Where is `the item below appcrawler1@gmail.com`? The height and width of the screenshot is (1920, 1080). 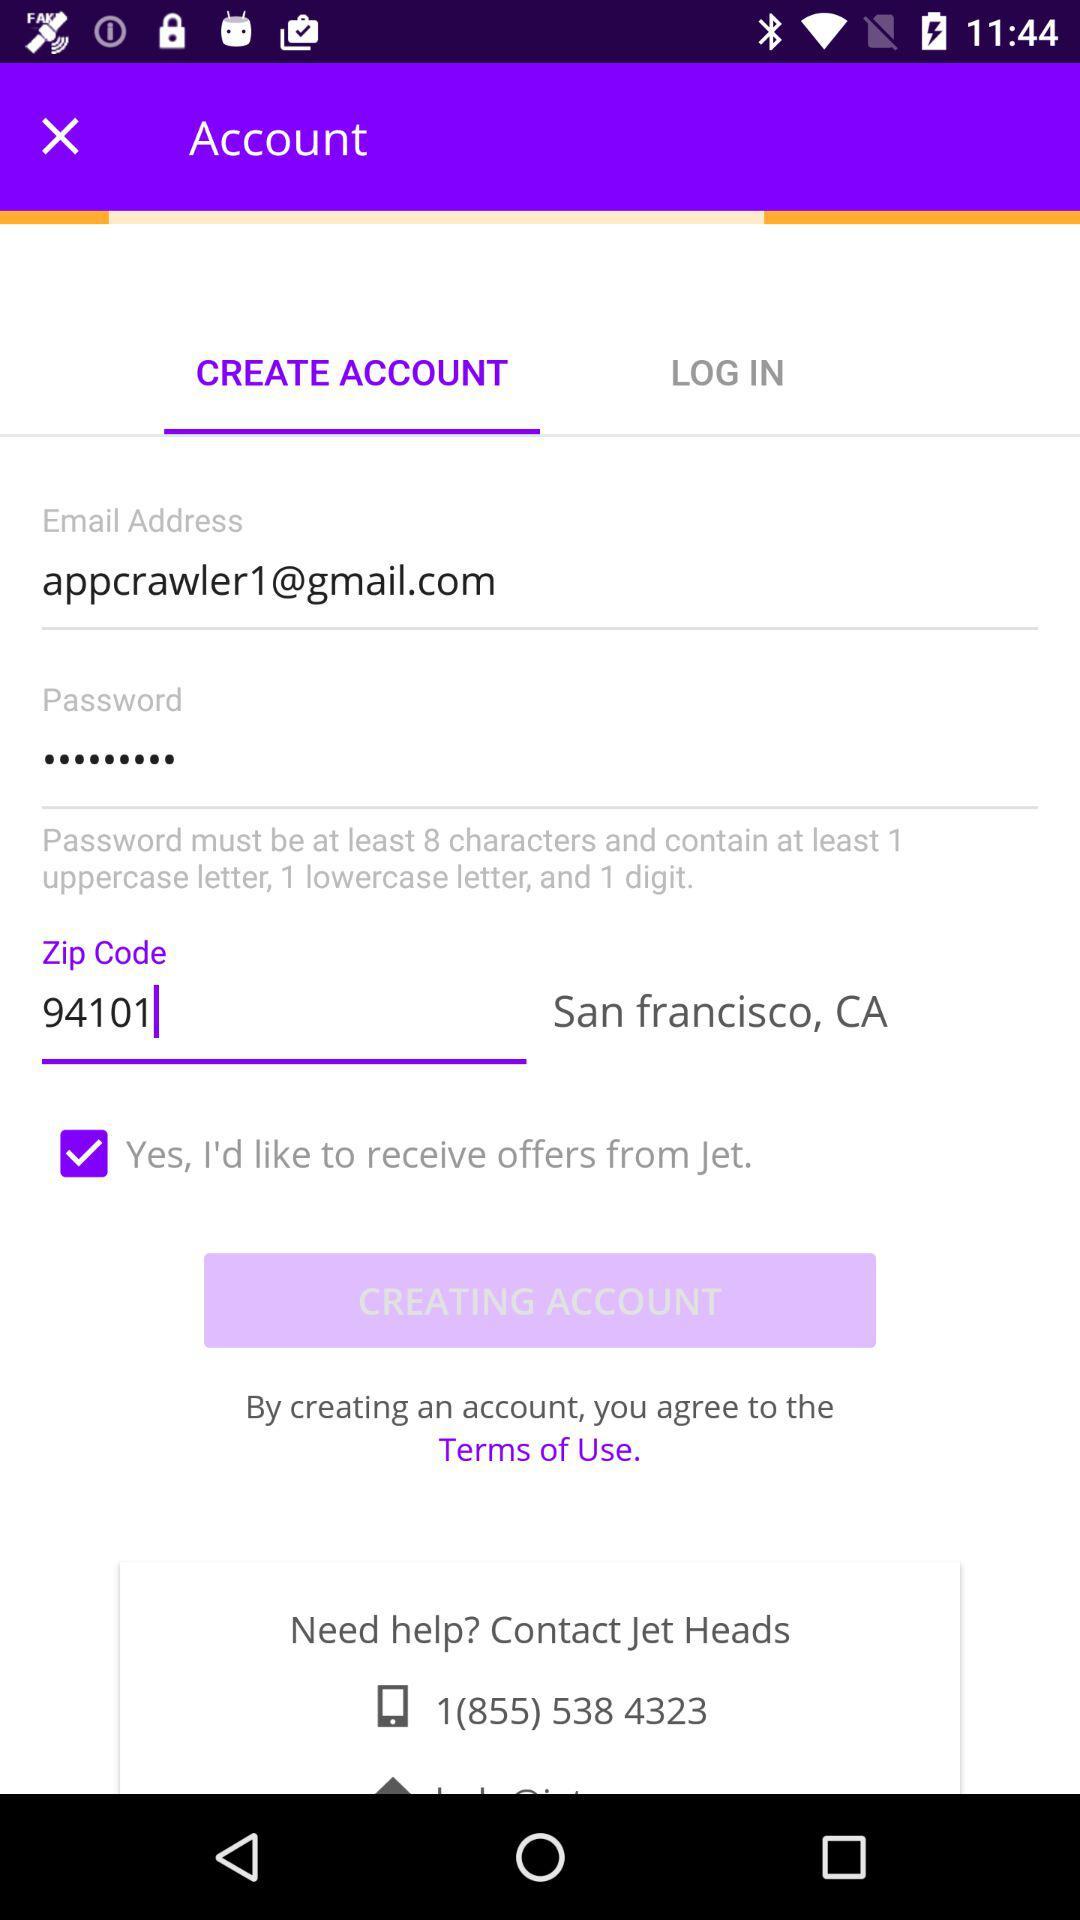
the item below appcrawler1@gmail.com is located at coordinates (540, 789).